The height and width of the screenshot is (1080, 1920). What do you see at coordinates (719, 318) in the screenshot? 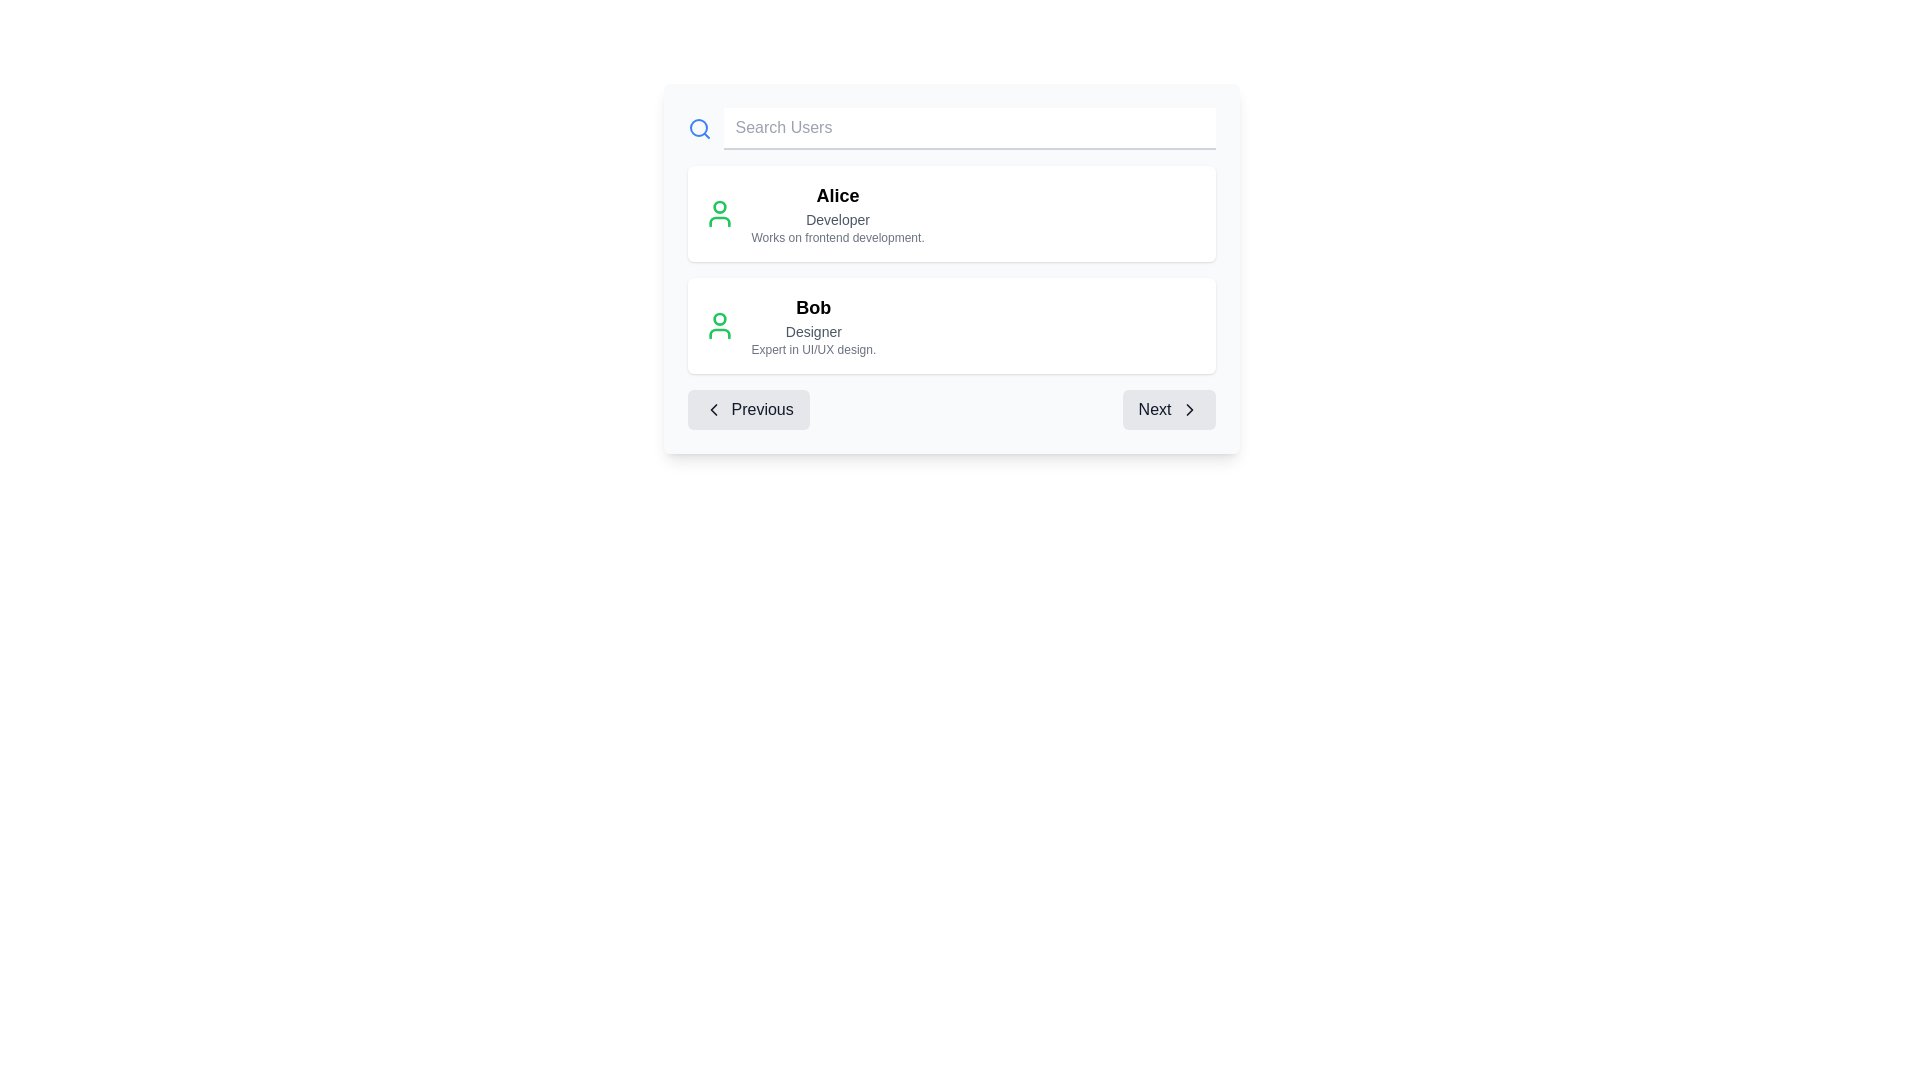
I see `the SVG circle that represents the user's head icon in the user list, located to the left of the user's name and role details` at bounding box center [719, 318].